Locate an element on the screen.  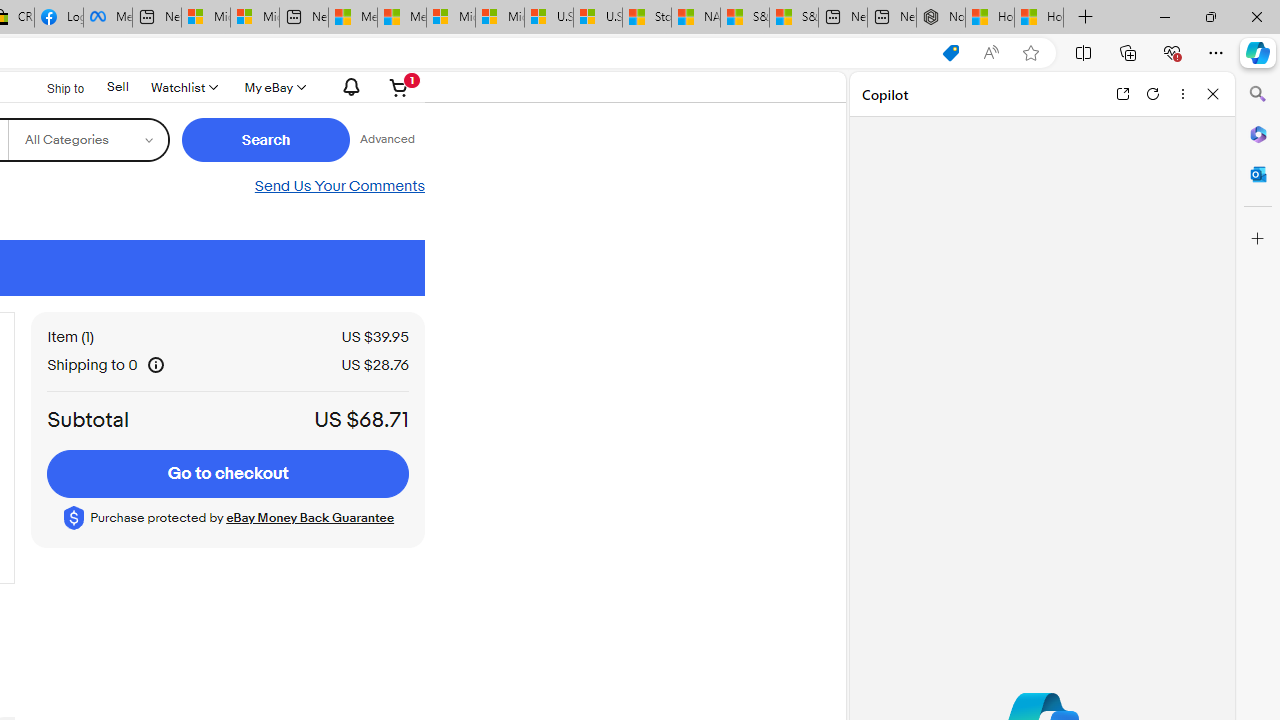
'Send Us Your Comments - opens in new window or tab' is located at coordinates (339, 186).